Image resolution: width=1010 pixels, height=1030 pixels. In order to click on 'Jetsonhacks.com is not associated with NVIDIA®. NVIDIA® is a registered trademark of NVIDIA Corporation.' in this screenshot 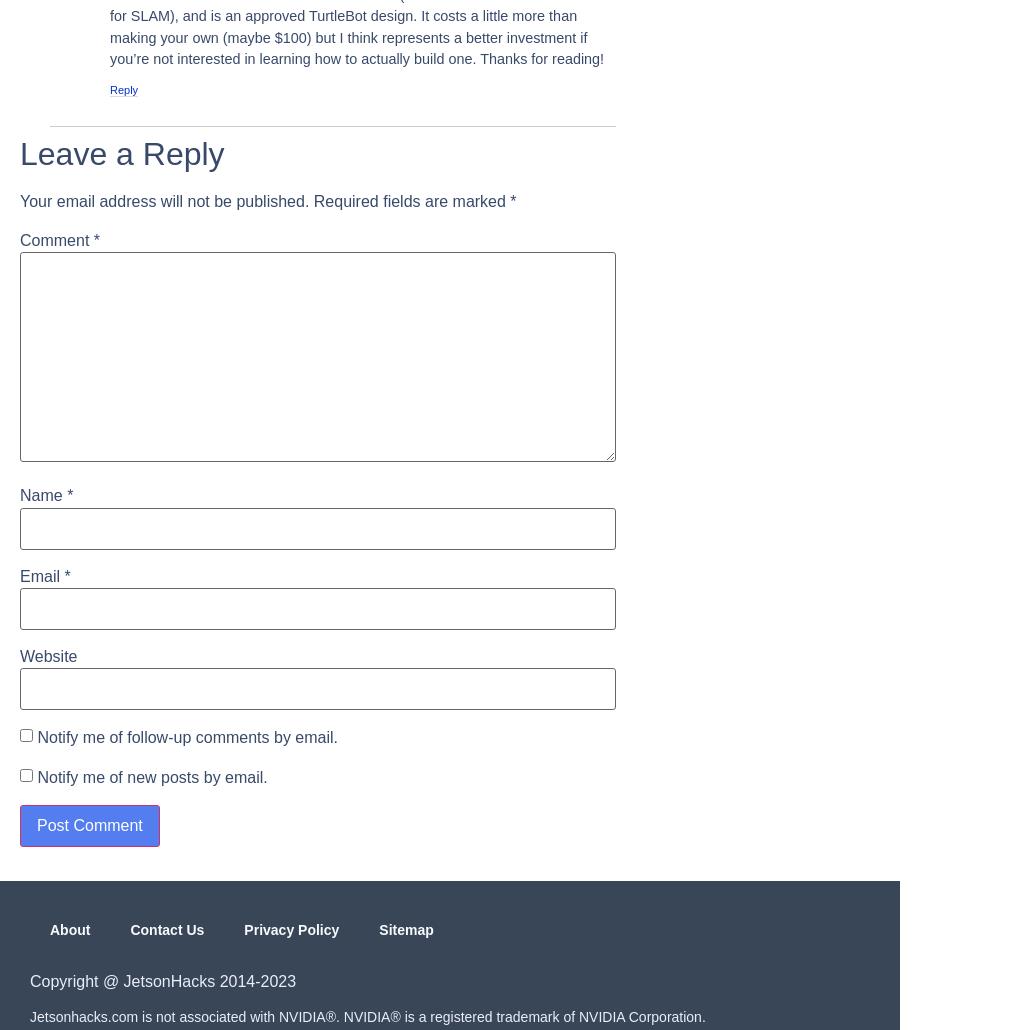, I will do `click(367, 1016)`.